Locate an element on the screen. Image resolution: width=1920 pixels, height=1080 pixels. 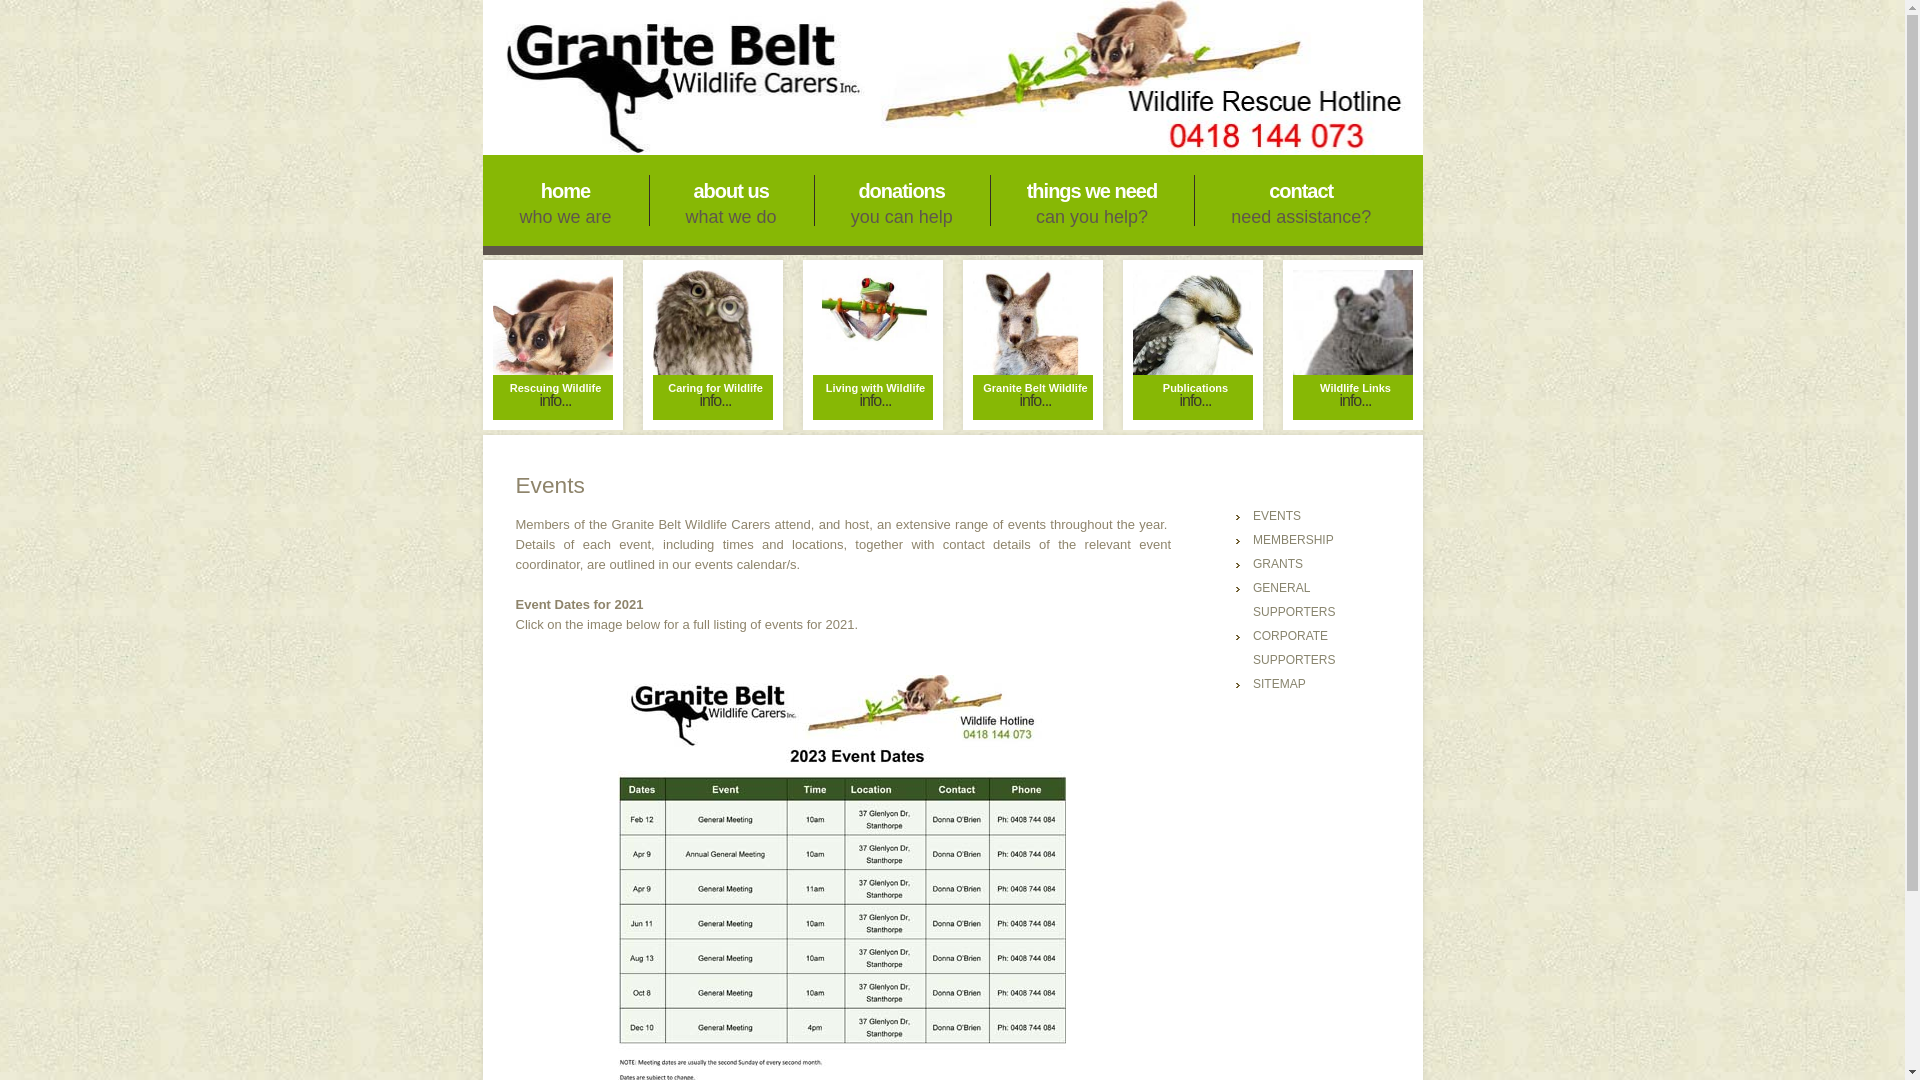
'MEMBERSHIP' is located at coordinates (1293, 540).